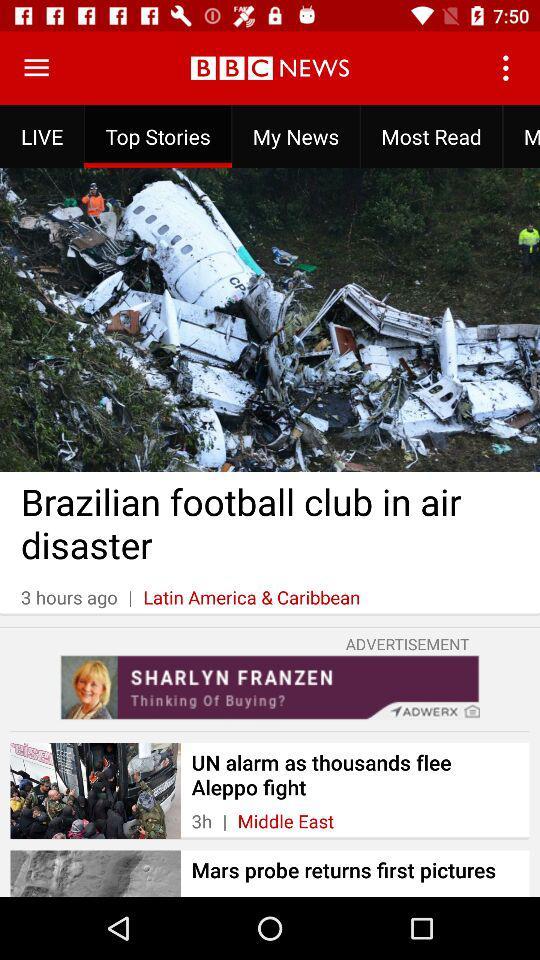  I want to click on open menu, so click(36, 68).